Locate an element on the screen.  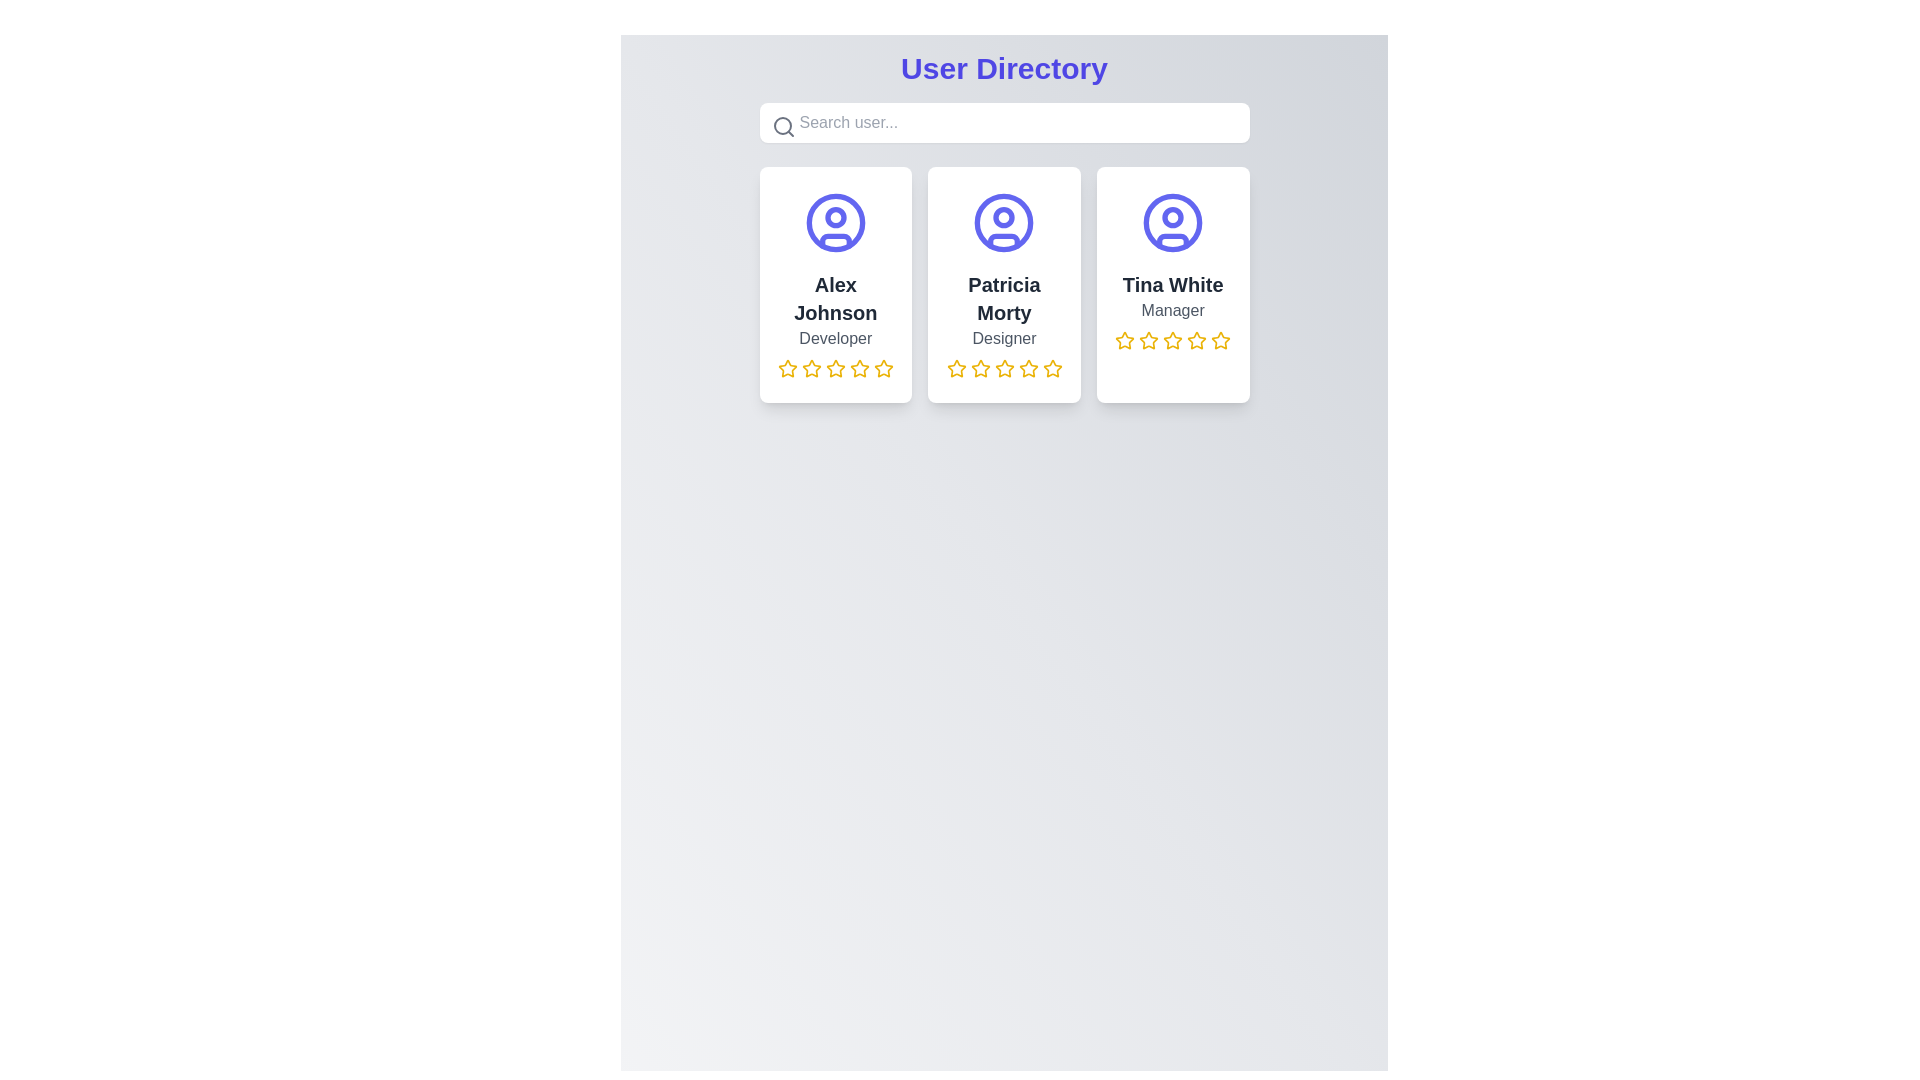
the third star in the rating system below the text 'Designer' on Patricia Morty's user card to interact with the rating system is located at coordinates (1004, 369).